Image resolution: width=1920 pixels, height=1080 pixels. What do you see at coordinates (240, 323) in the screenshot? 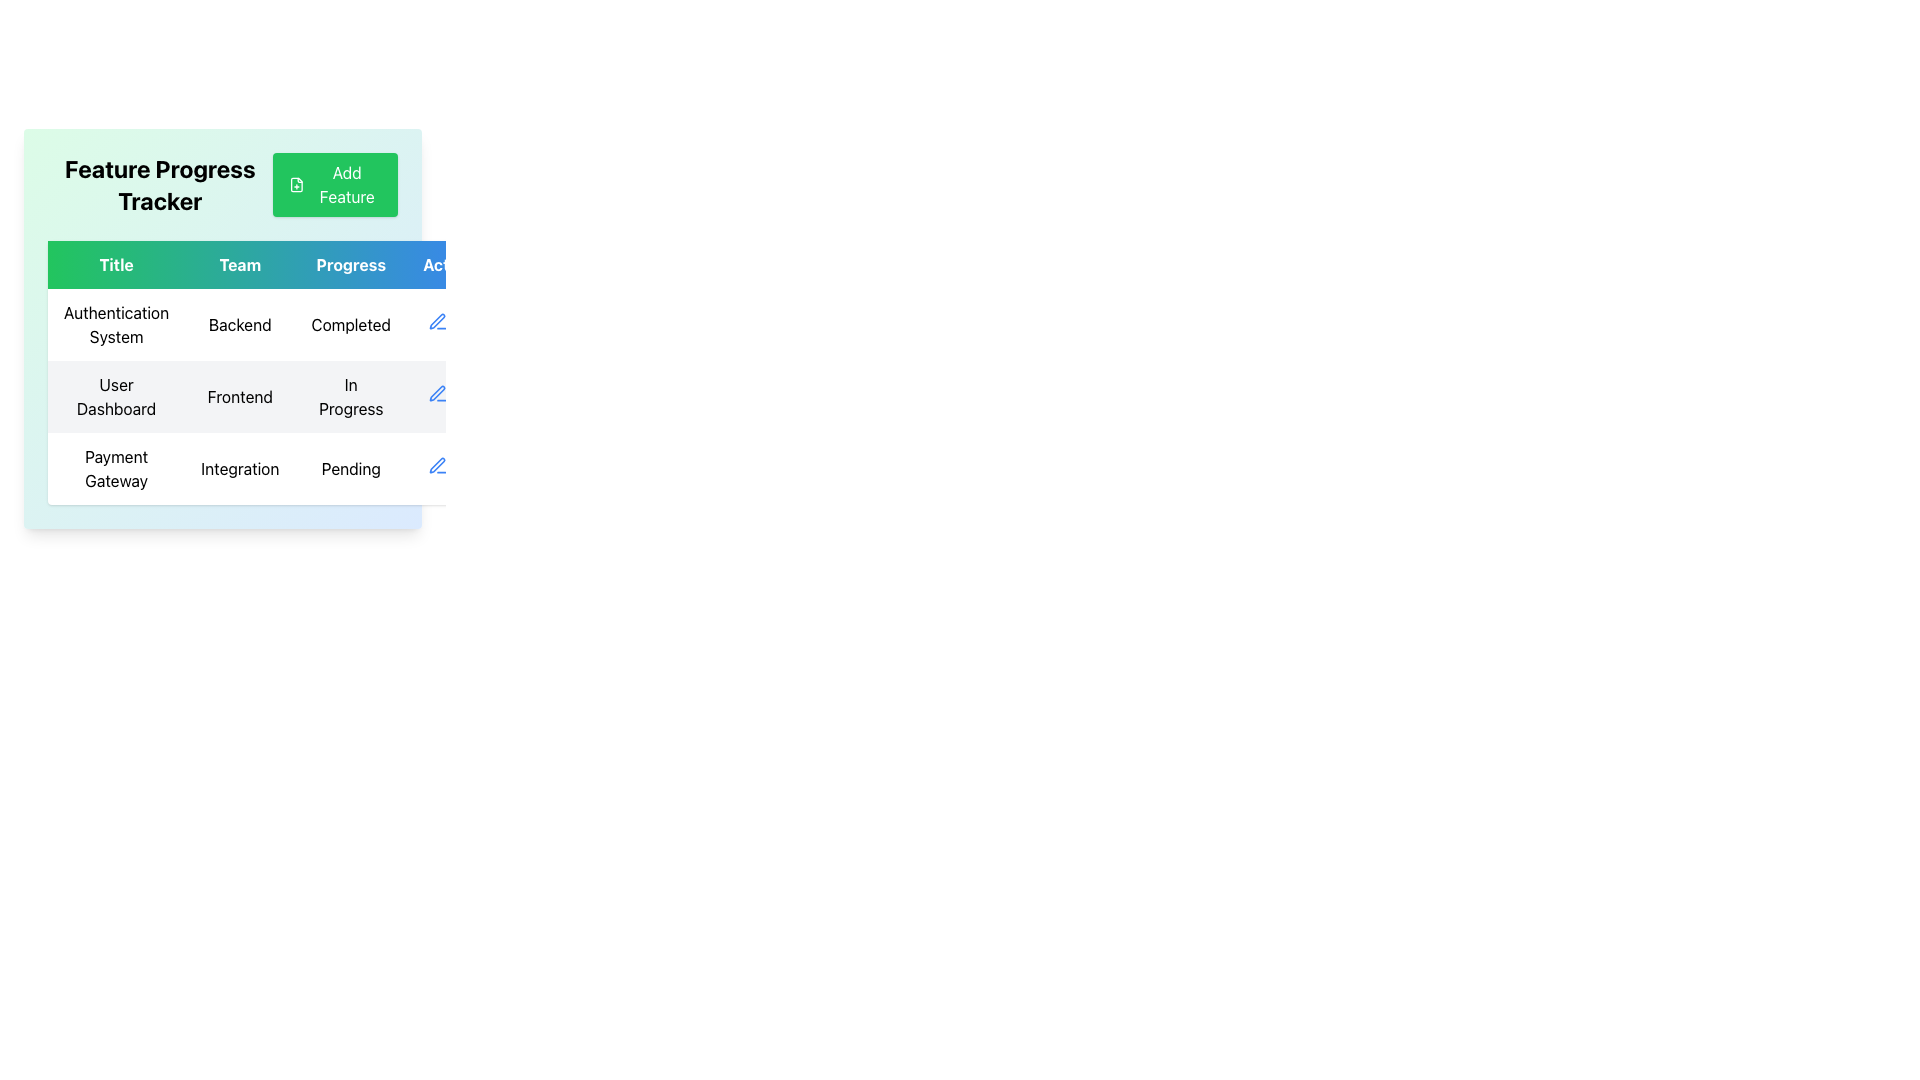
I see `the text label indicating the team responsible for the 'Authentication System' feature, located in the second cell of the first row of the table` at bounding box center [240, 323].